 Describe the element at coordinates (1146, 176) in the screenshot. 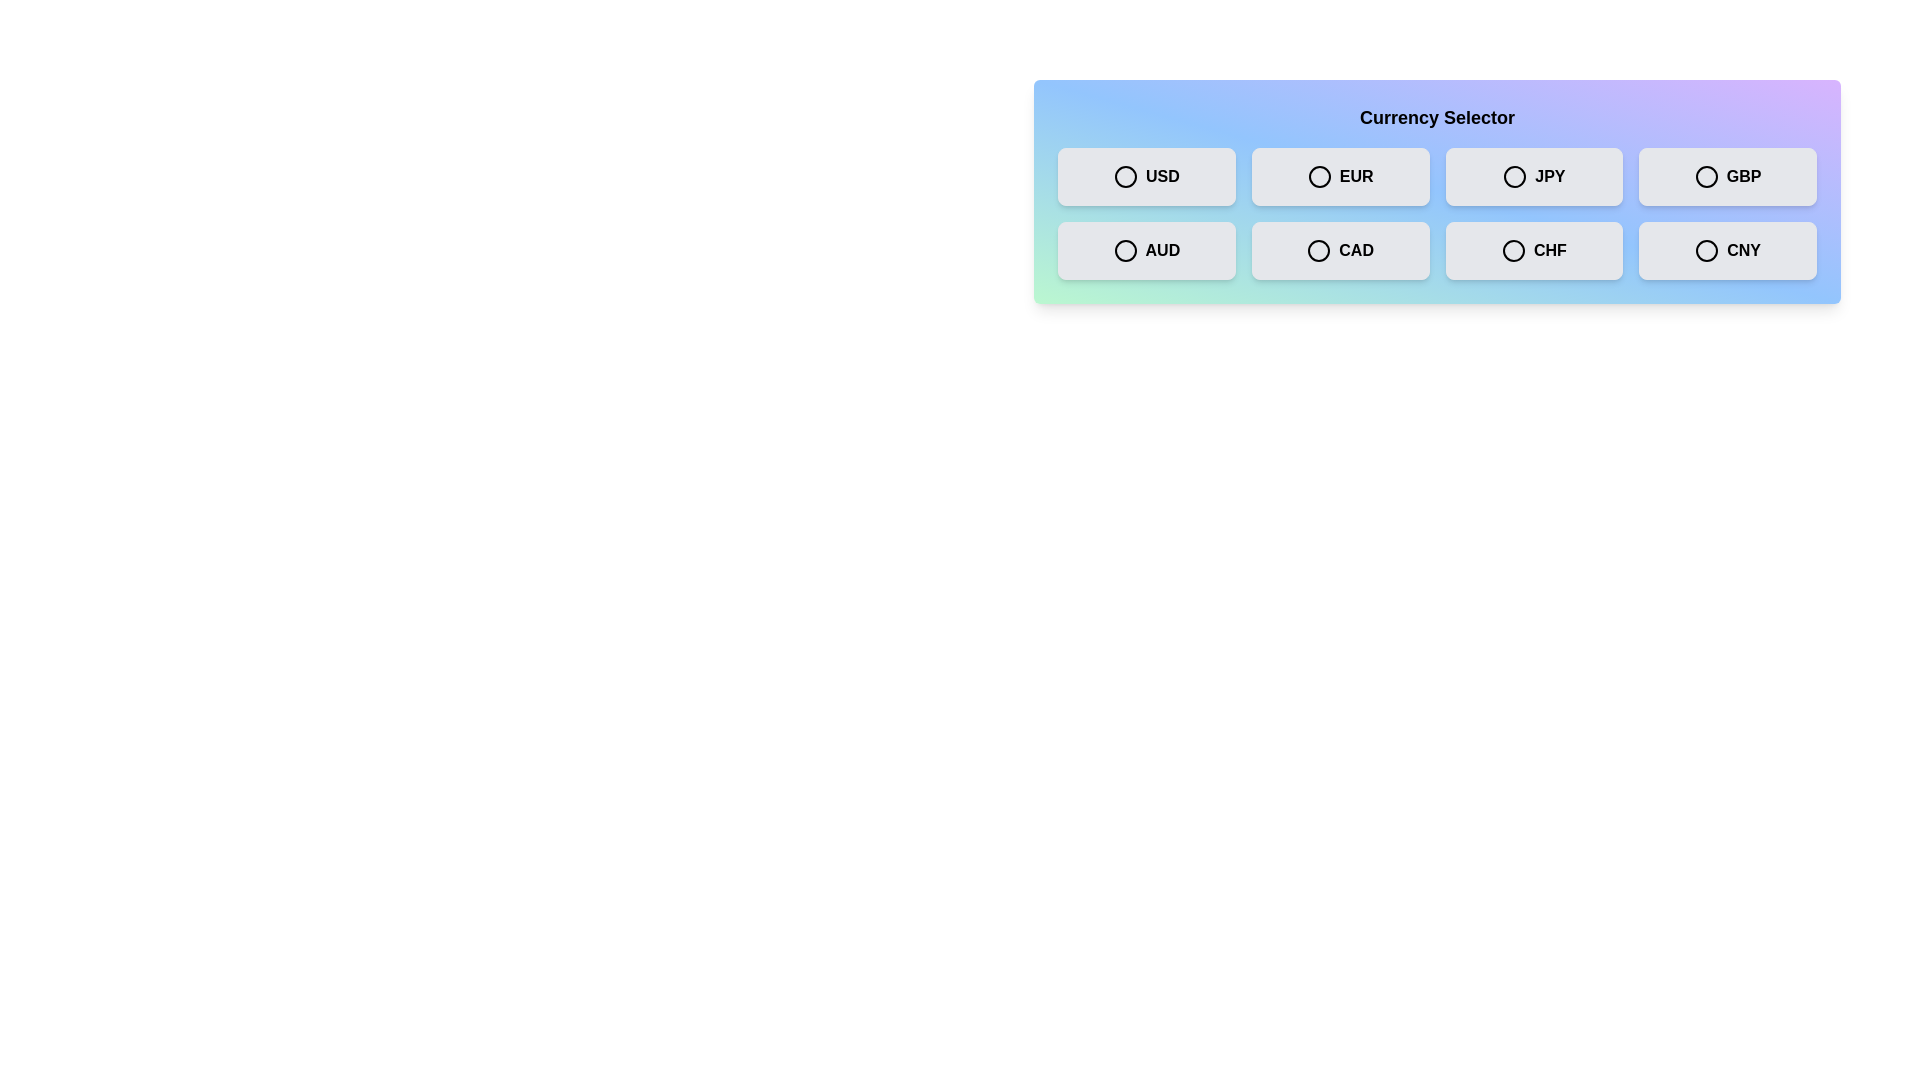

I see `the currency USD by clicking on its respective button` at that location.